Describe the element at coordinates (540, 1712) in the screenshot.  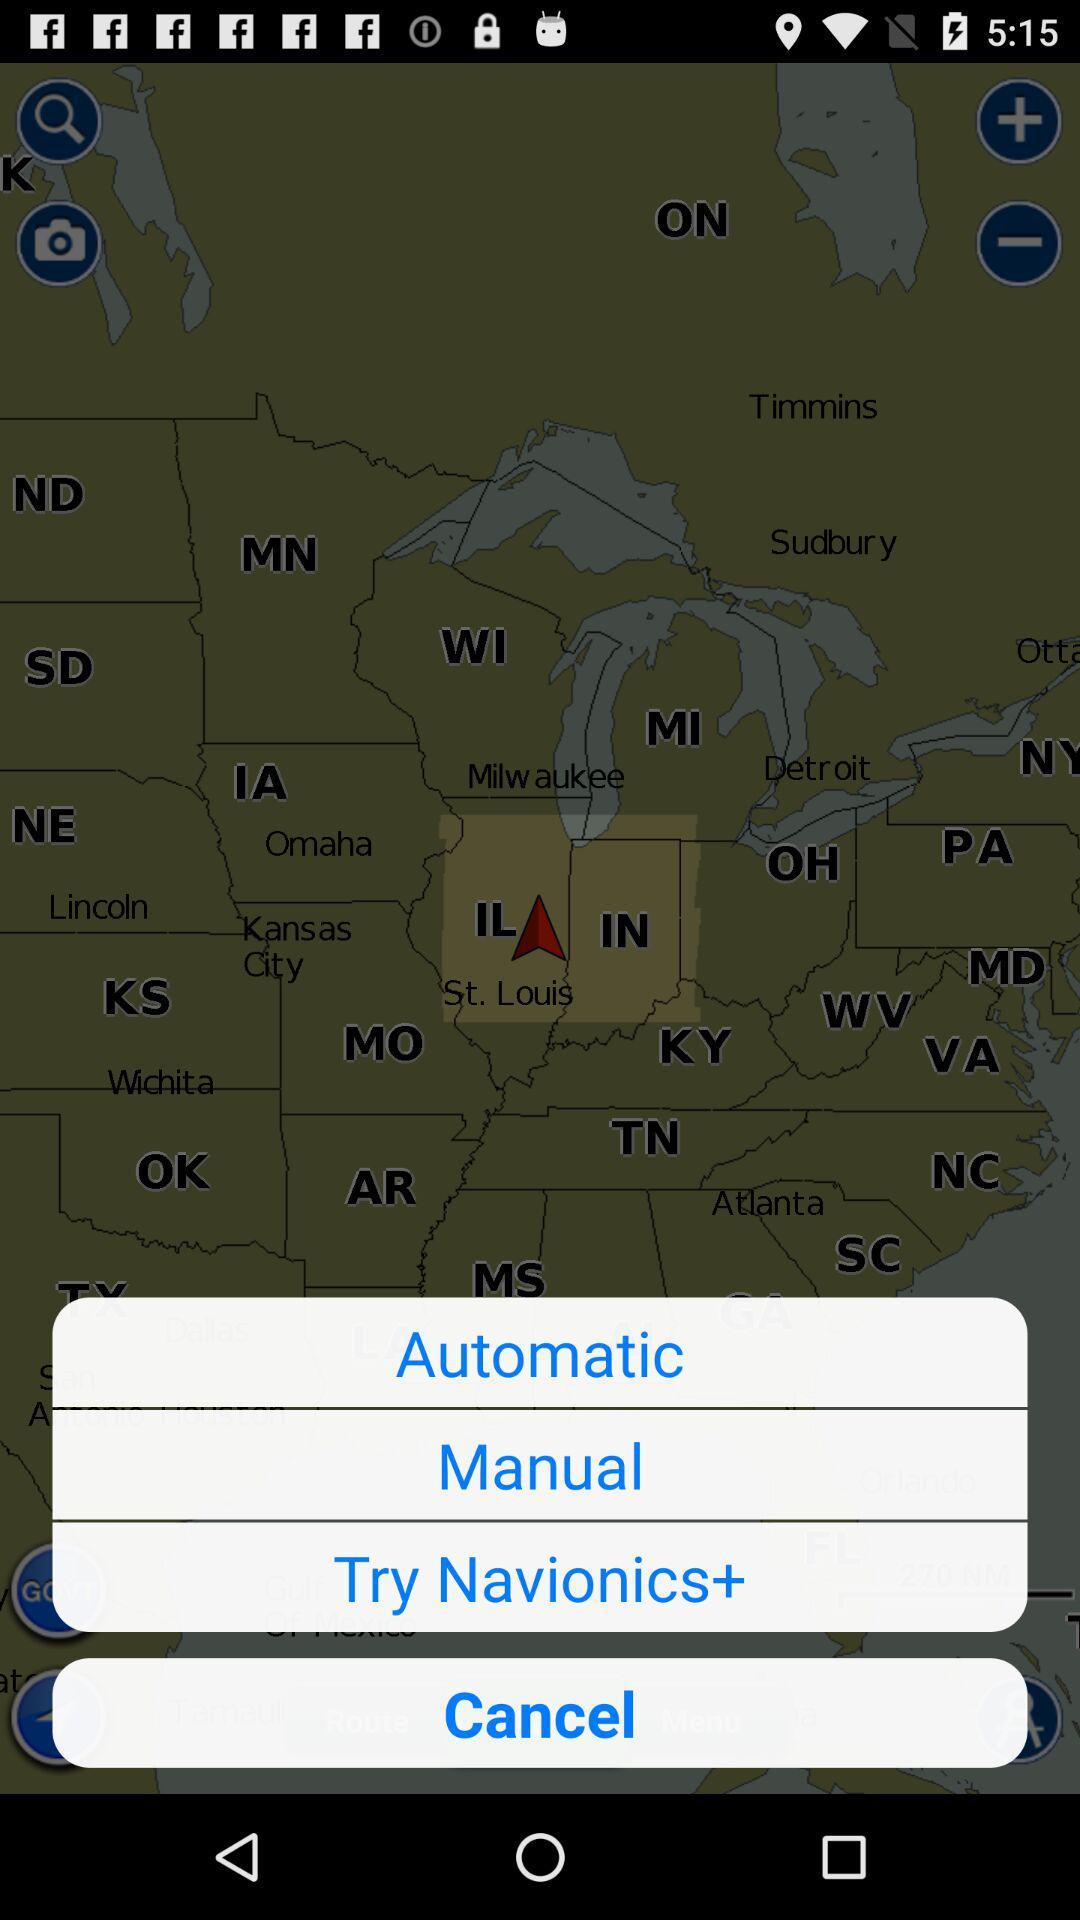
I see `the cancel button` at that location.